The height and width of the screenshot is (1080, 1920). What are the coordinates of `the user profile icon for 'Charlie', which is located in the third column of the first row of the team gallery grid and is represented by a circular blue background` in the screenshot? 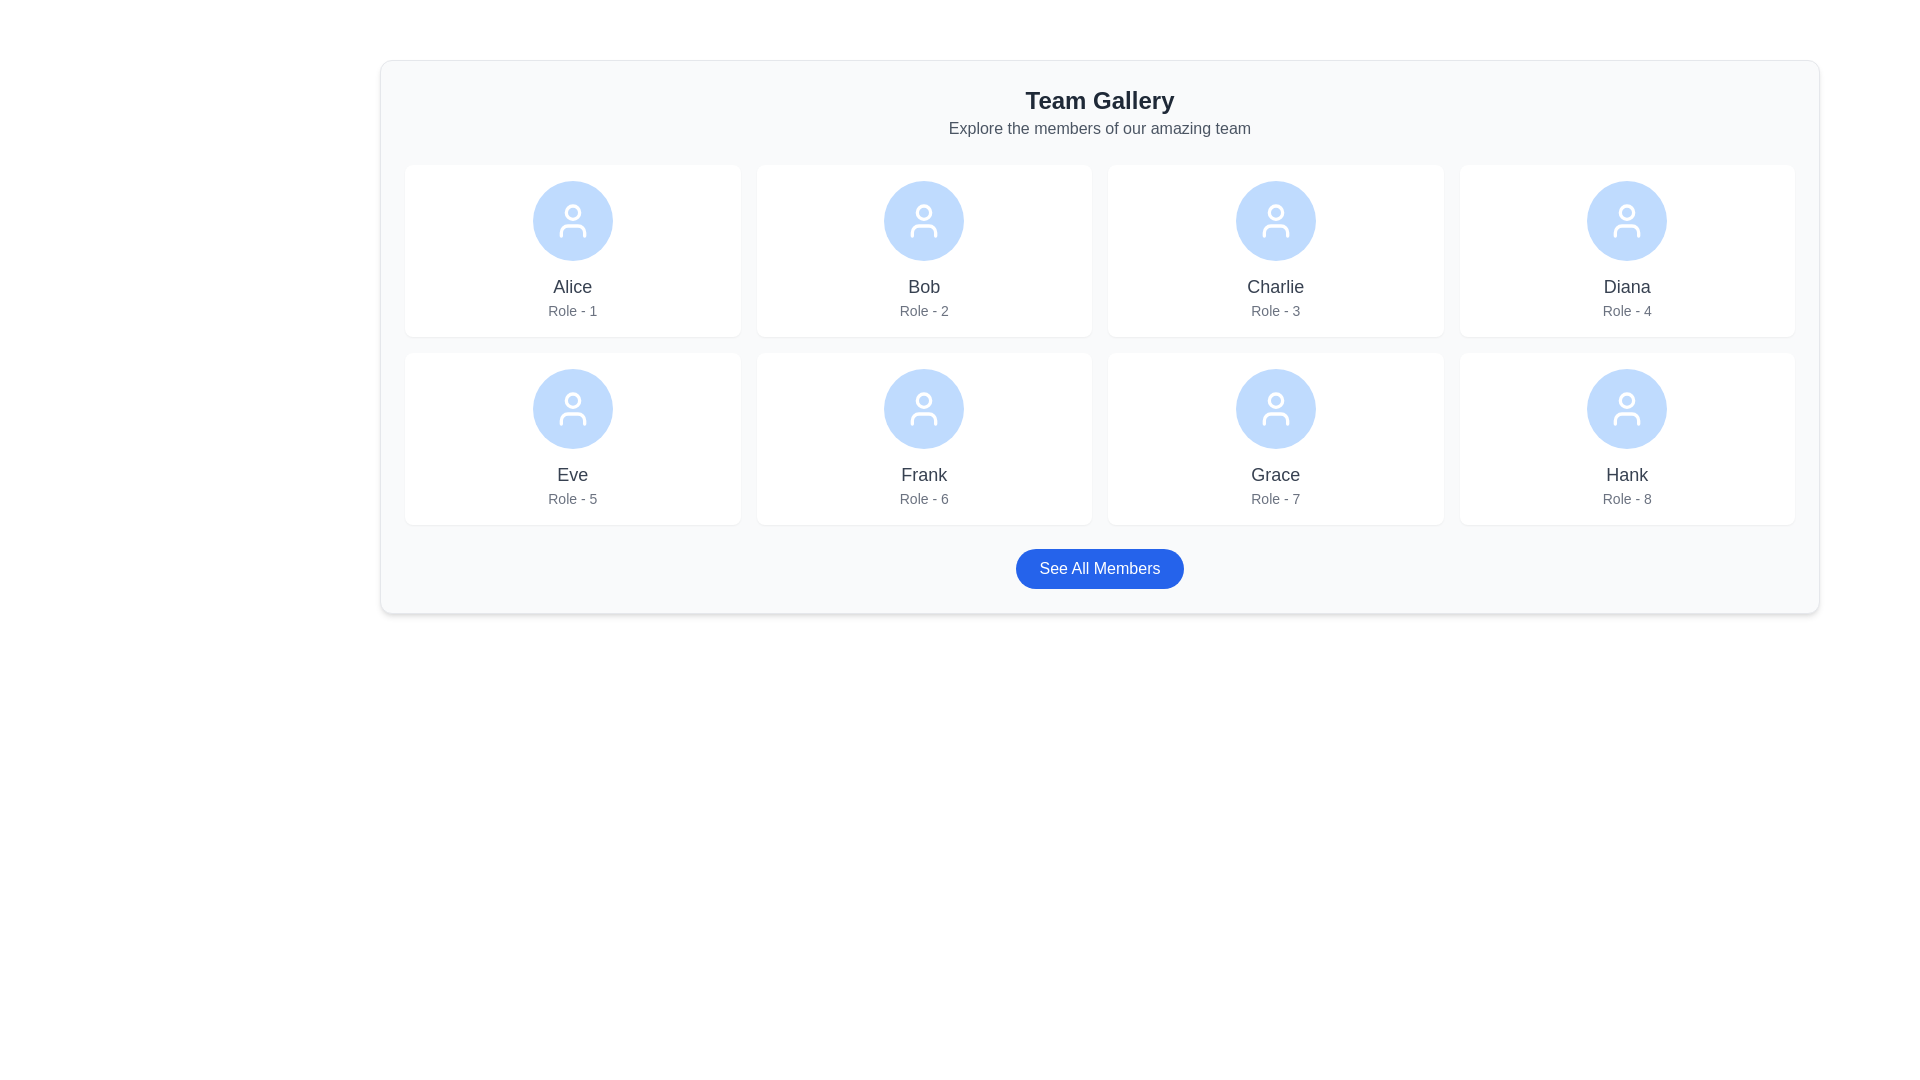 It's located at (1274, 220).